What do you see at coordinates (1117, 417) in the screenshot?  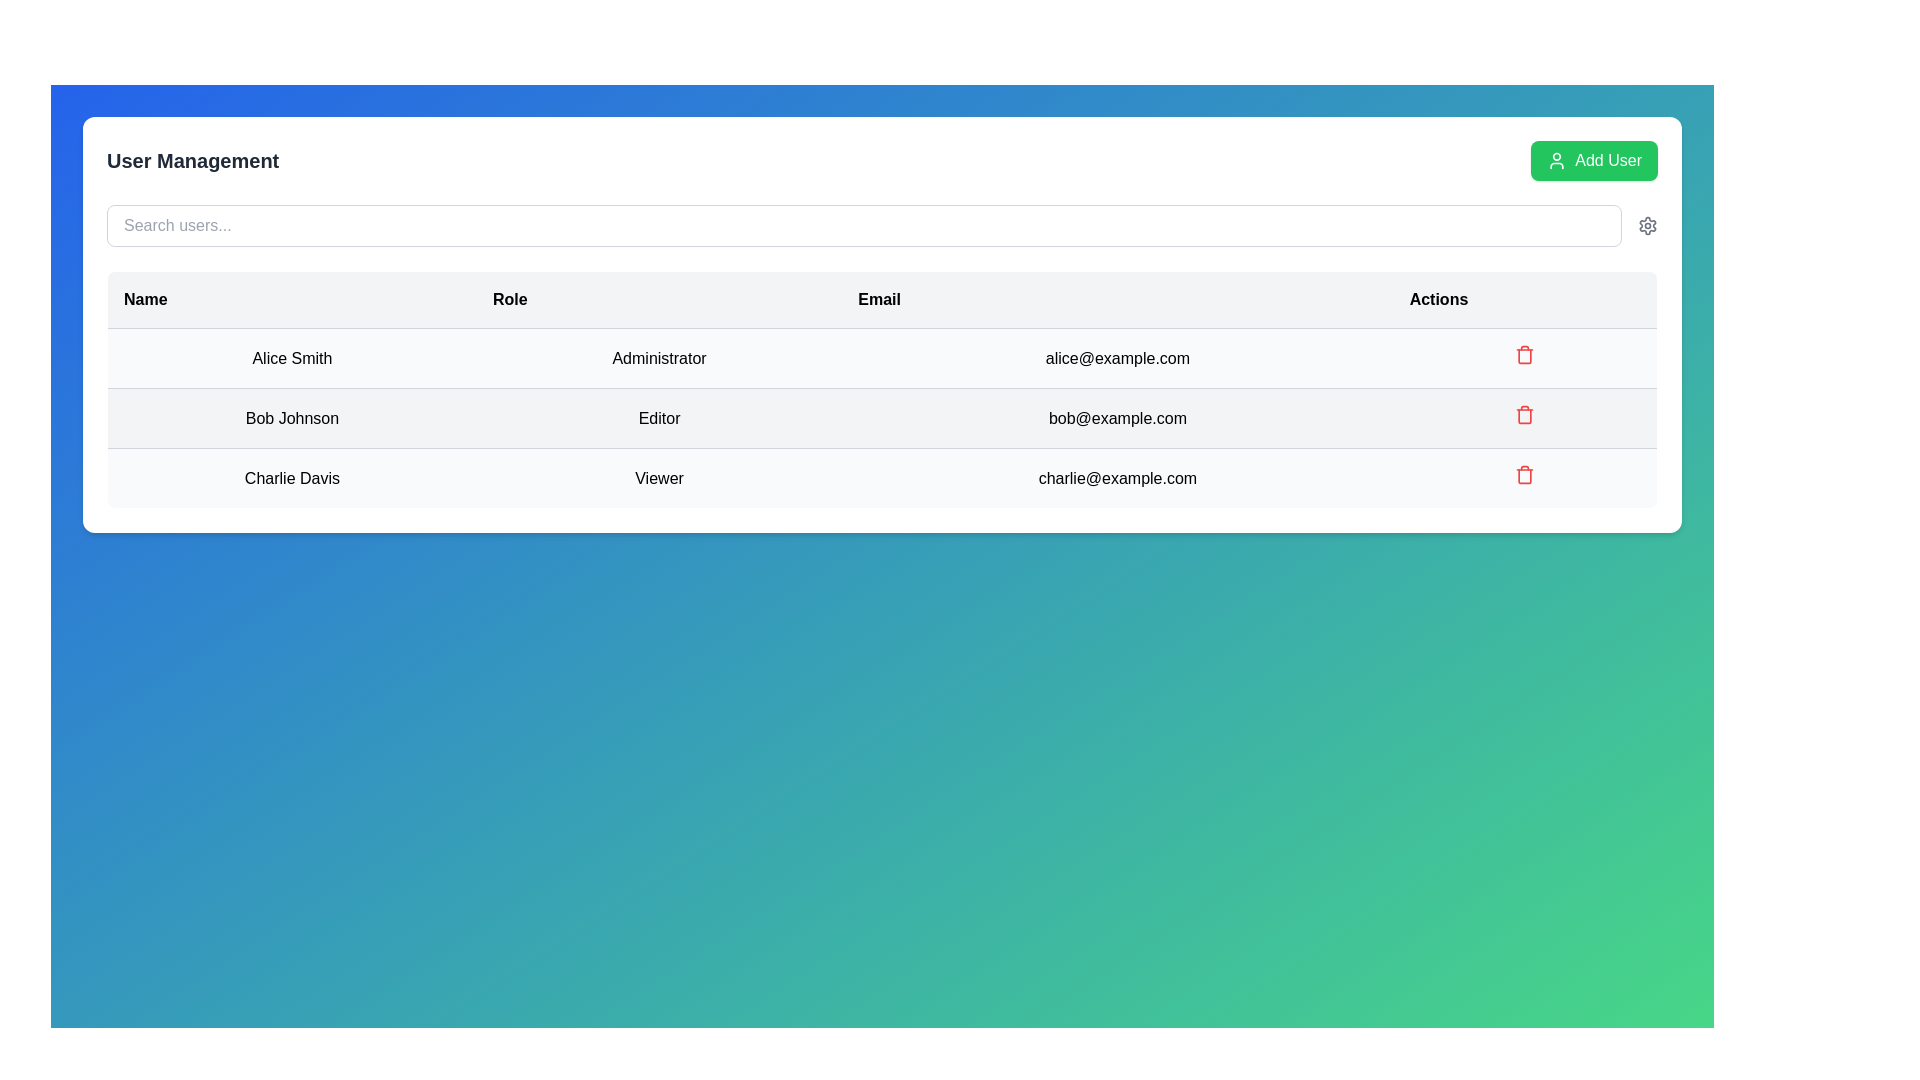 I see `the static text displaying the email address of user 'Bob Johnson', which is located in the 'Email' column of the user management table` at bounding box center [1117, 417].